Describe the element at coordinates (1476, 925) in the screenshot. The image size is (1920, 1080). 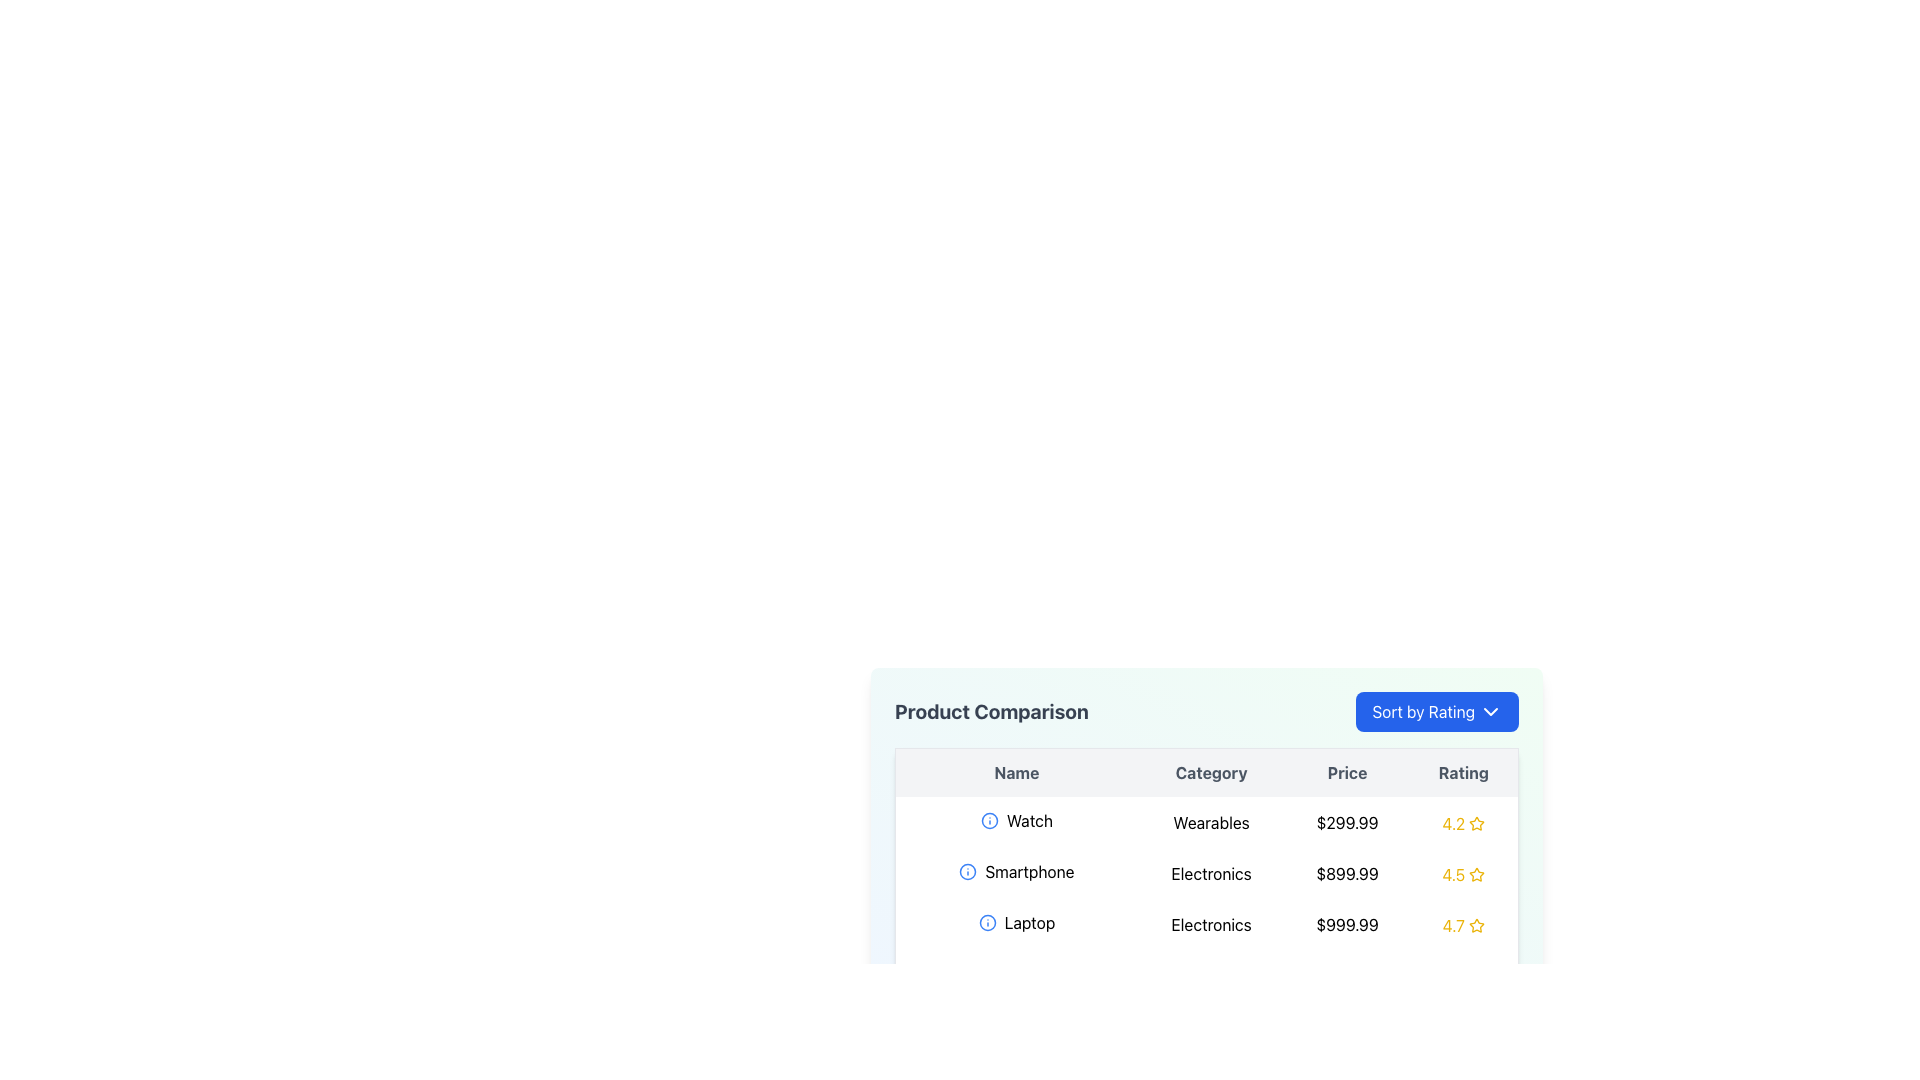
I see `the yellow star-shaped icon with a hollow interior located next to the rating '4.7' in the 'Rating' column of the last row in the product comparison table for the 'Electronics' category` at that location.